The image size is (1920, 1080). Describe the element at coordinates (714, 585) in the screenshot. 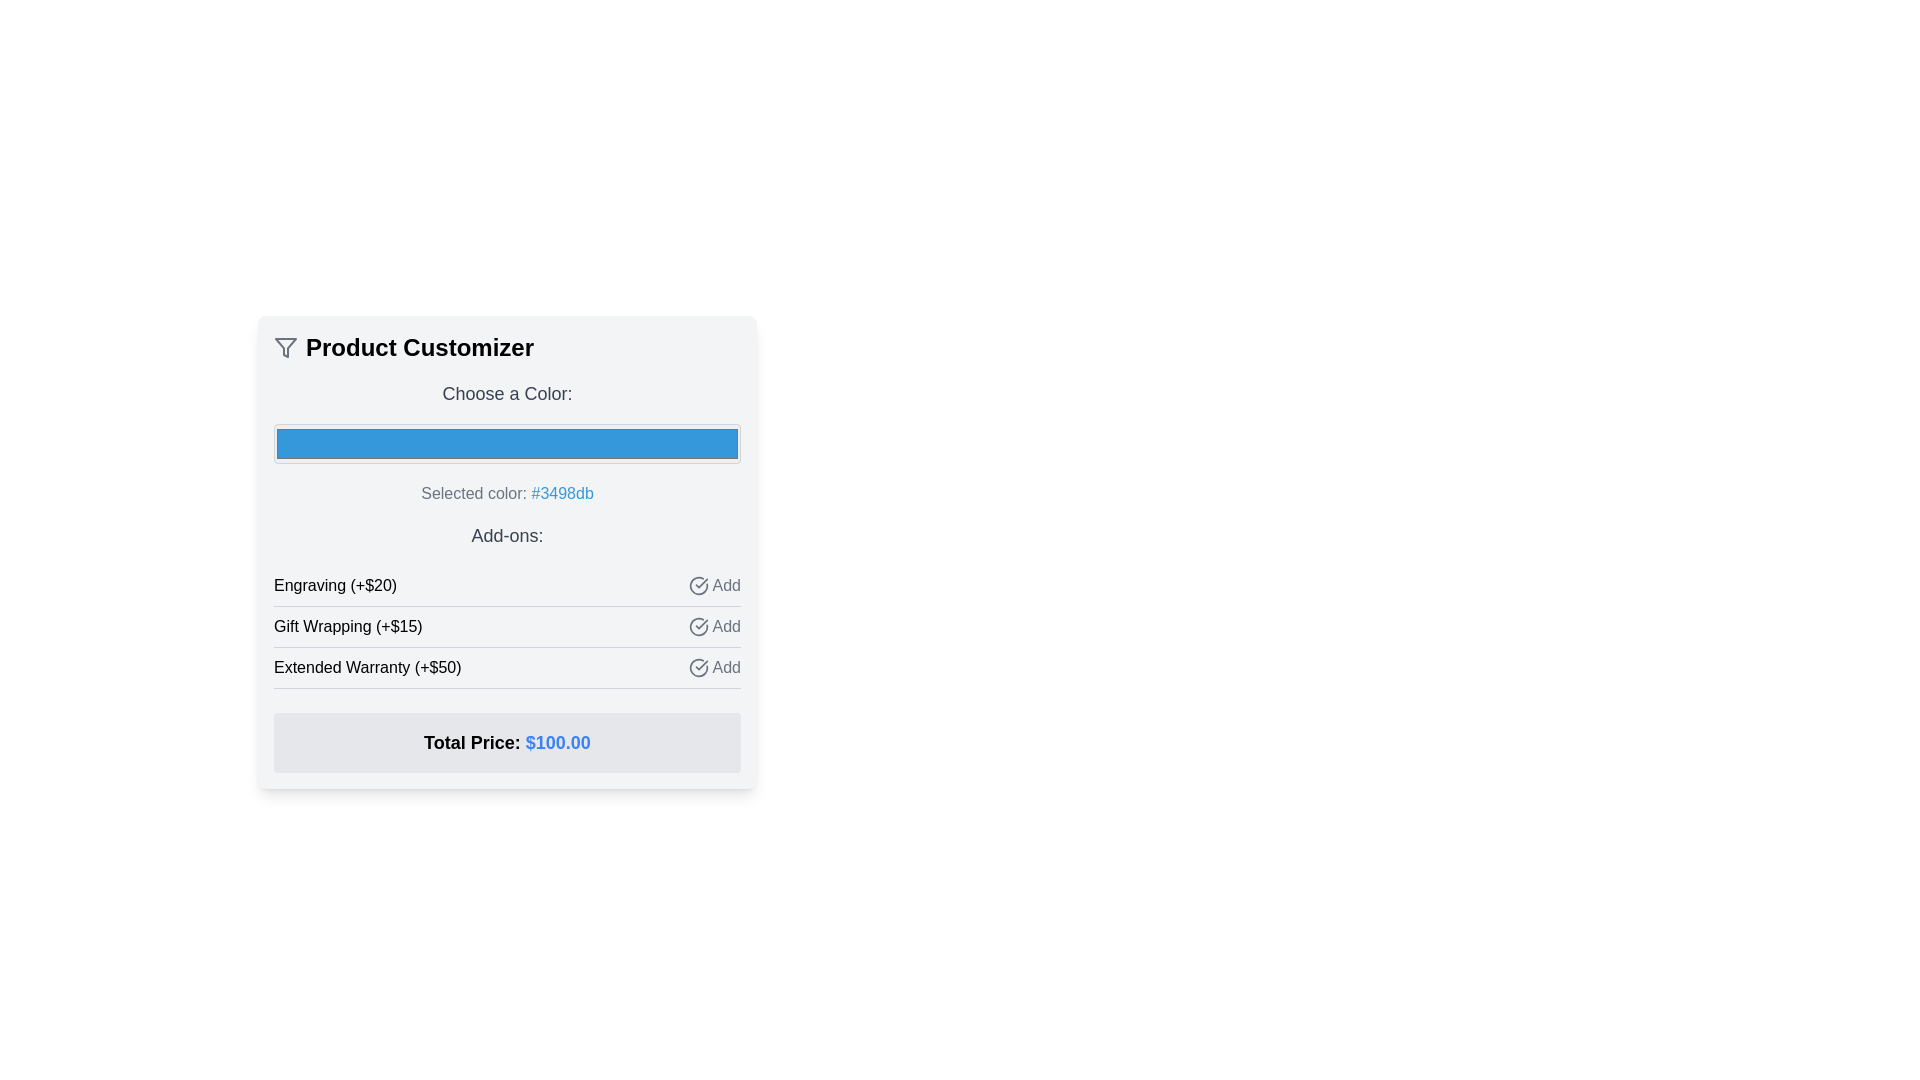

I see `the 'Add' button with a checkmark icon located on the right side of the 'Engraving (+$20)' labeled row in the 'Product Customizer' module` at that location.